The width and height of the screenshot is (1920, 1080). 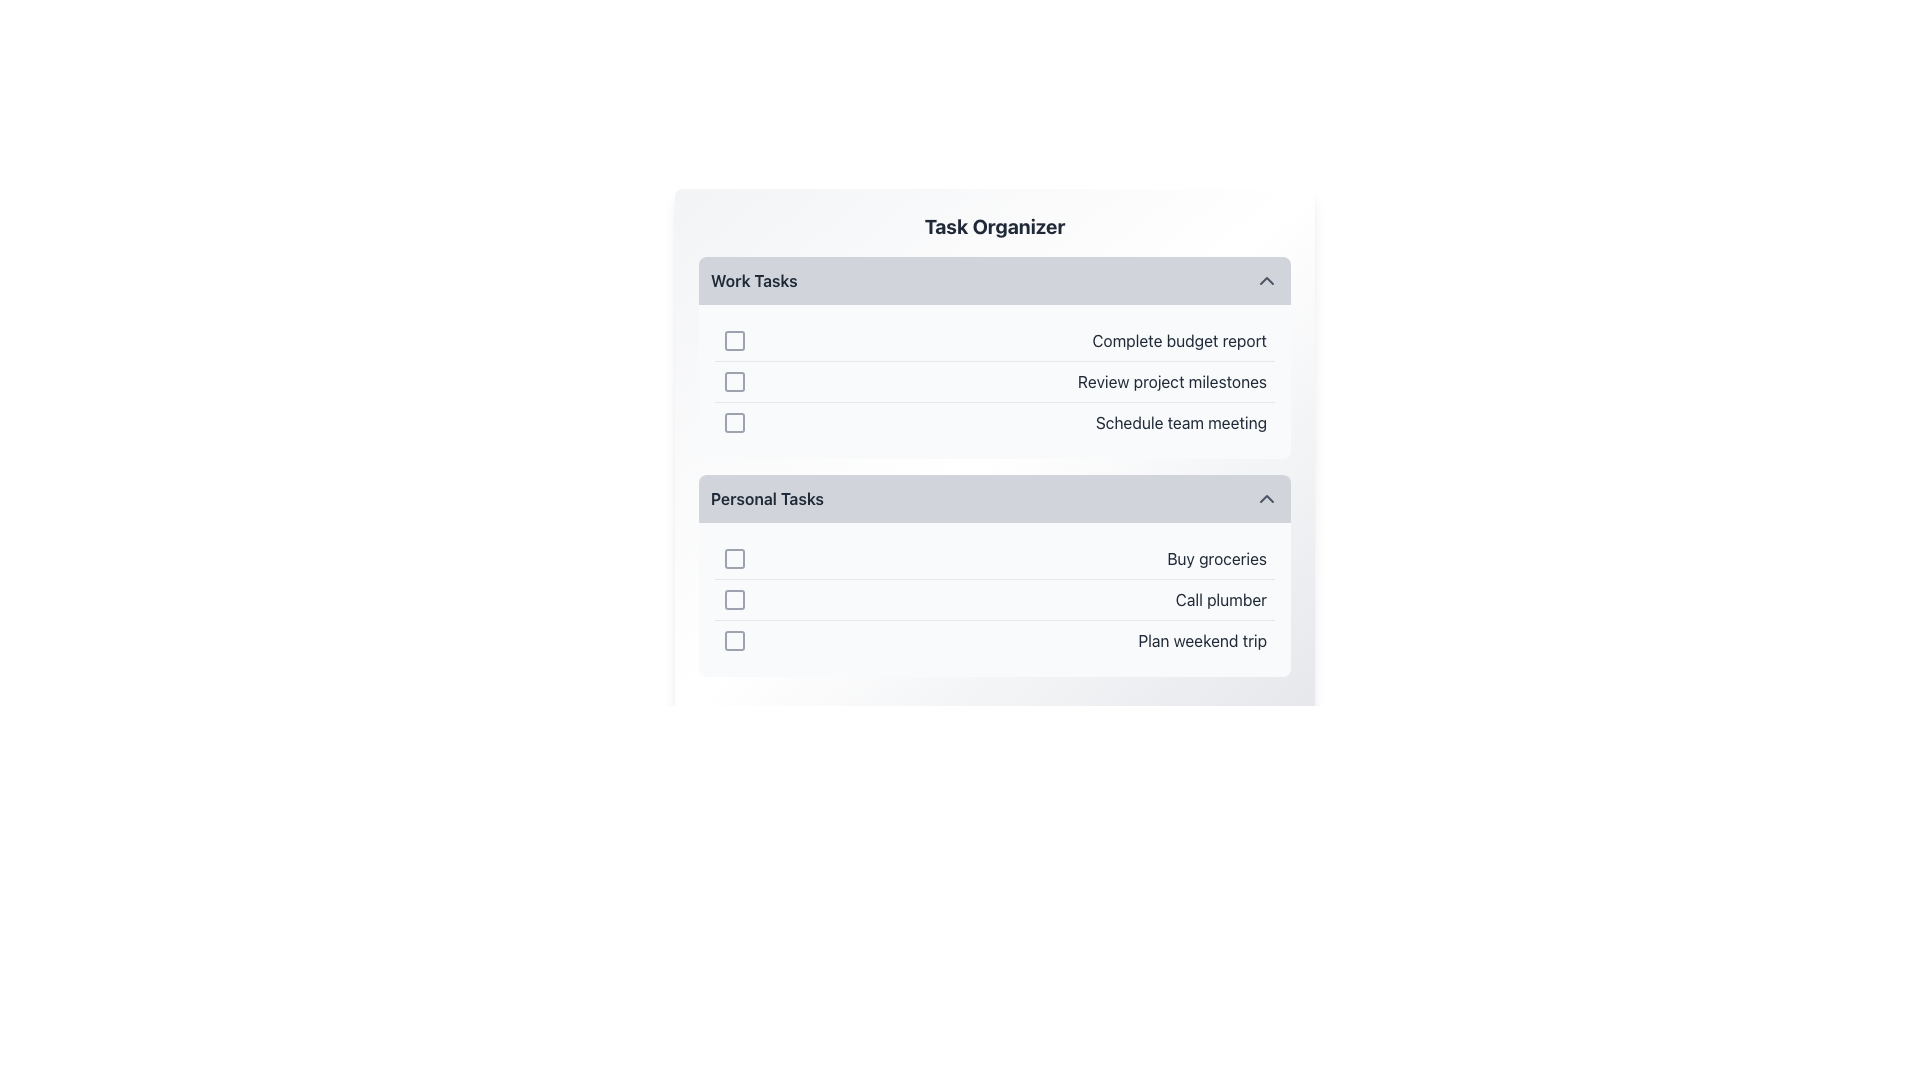 What do you see at coordinates (733, 640) in the screenshot?
I see `the checkbox located to the left of the text 'Plan weekend trip' in the 'Personal Tasks' section` at bounding box center [733, 640].